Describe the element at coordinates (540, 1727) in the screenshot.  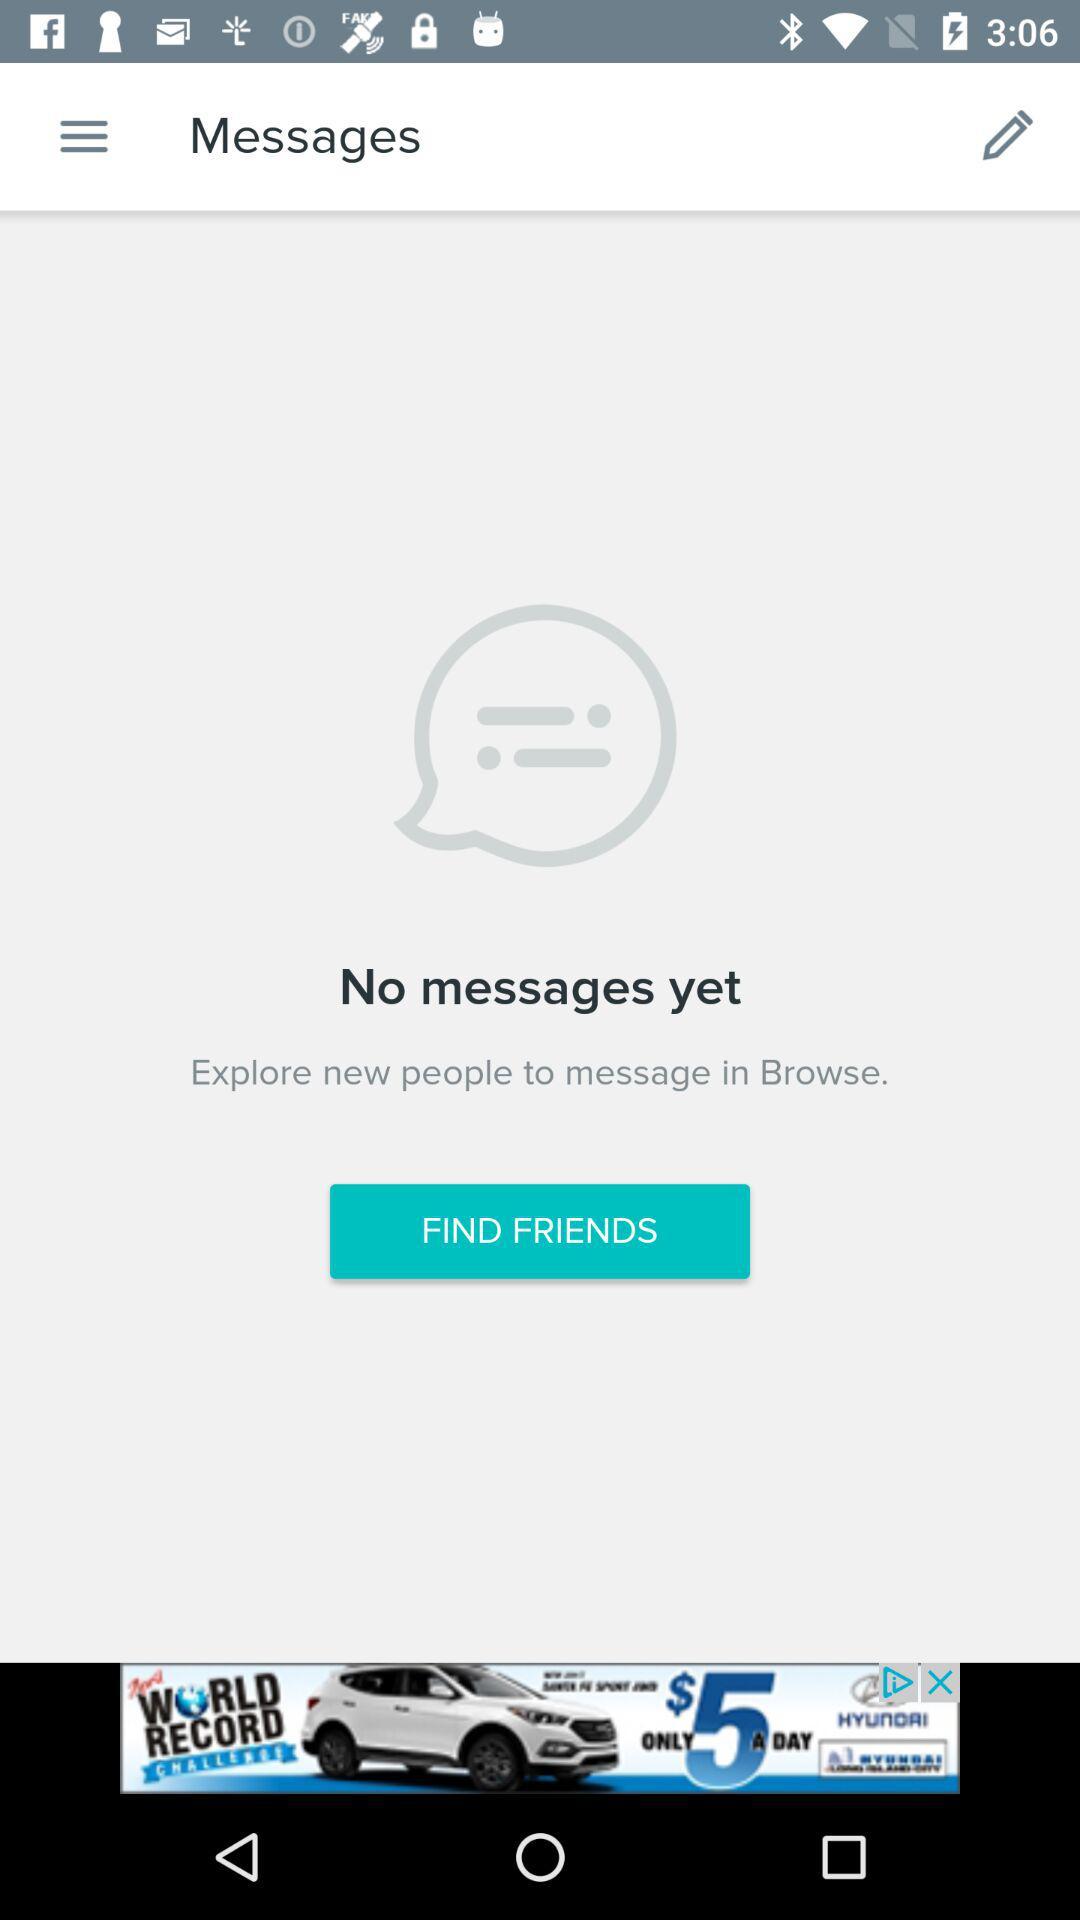
I see `visit the hyundai site` at that location.